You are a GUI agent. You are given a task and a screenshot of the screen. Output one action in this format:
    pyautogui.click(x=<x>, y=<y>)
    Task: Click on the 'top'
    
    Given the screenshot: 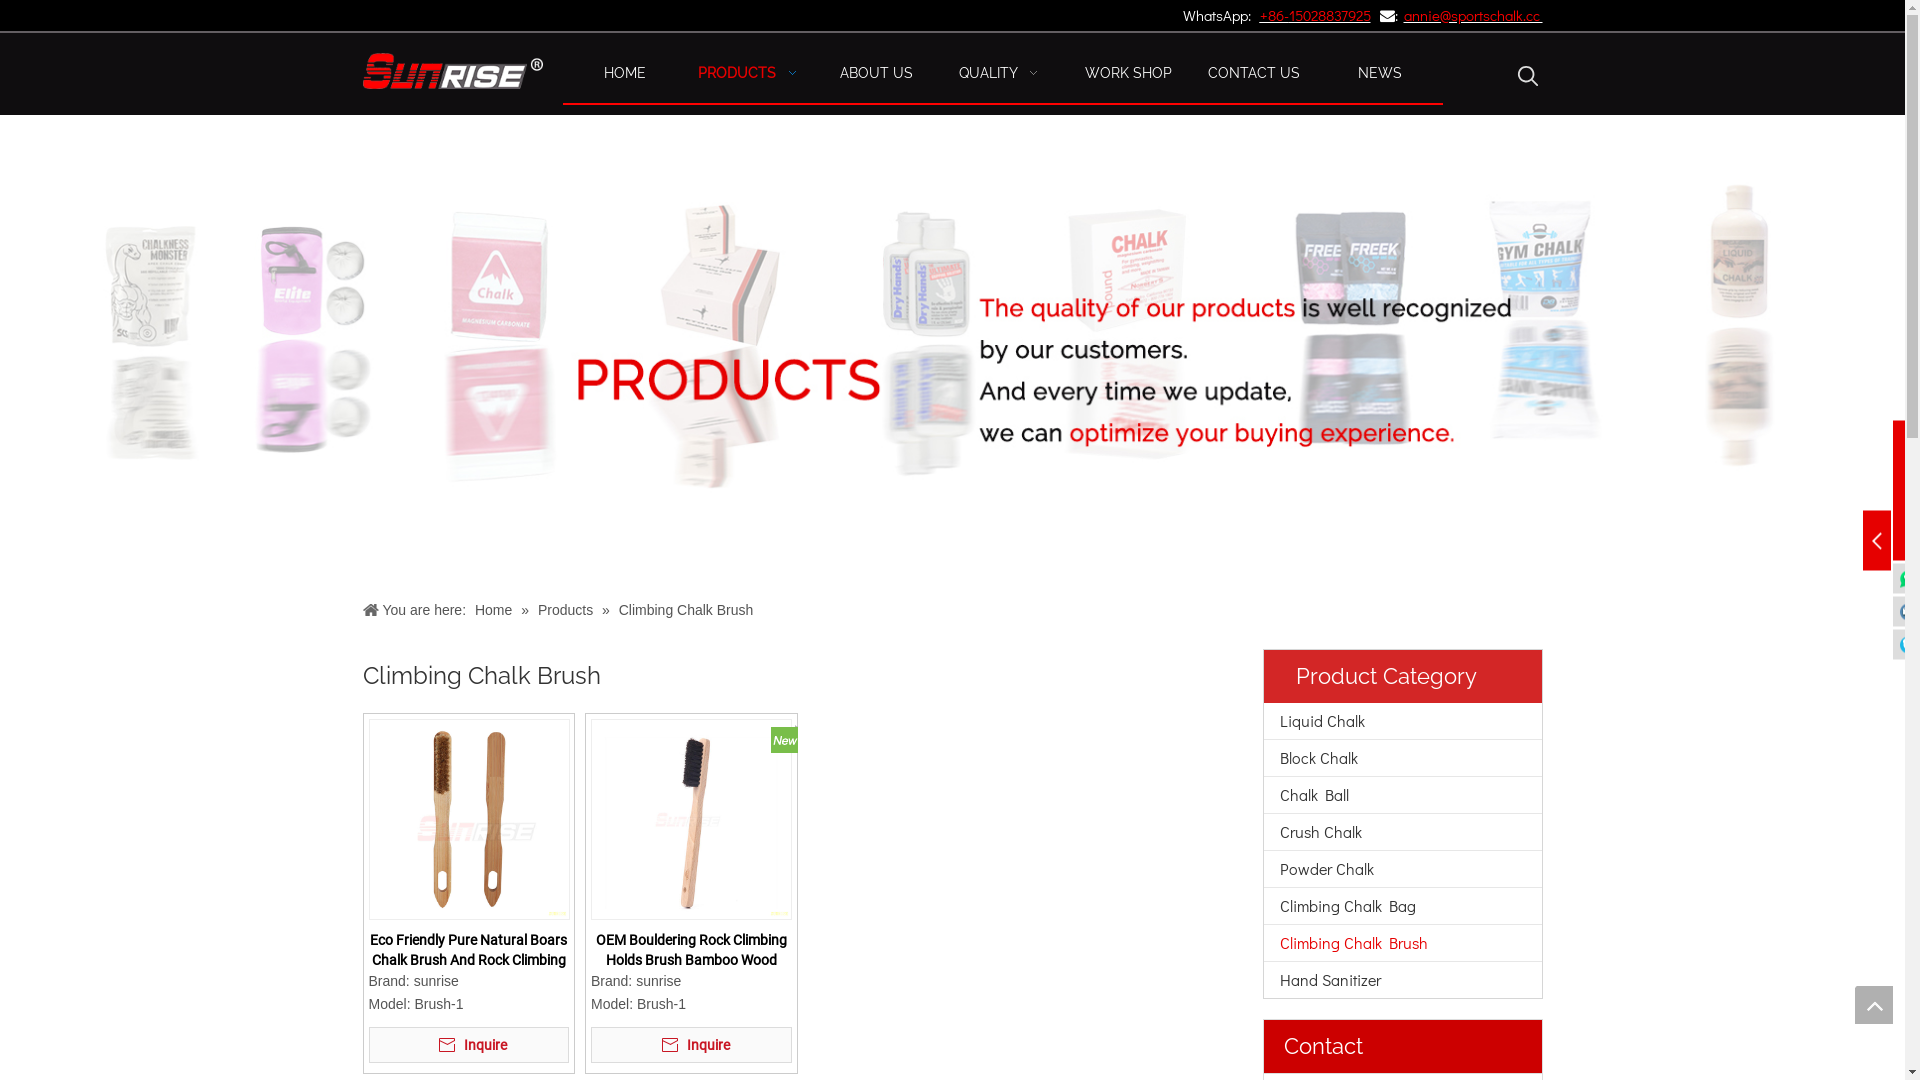 What is the action you would take?
    pyautogui.click(x=1872, y=1005)
    